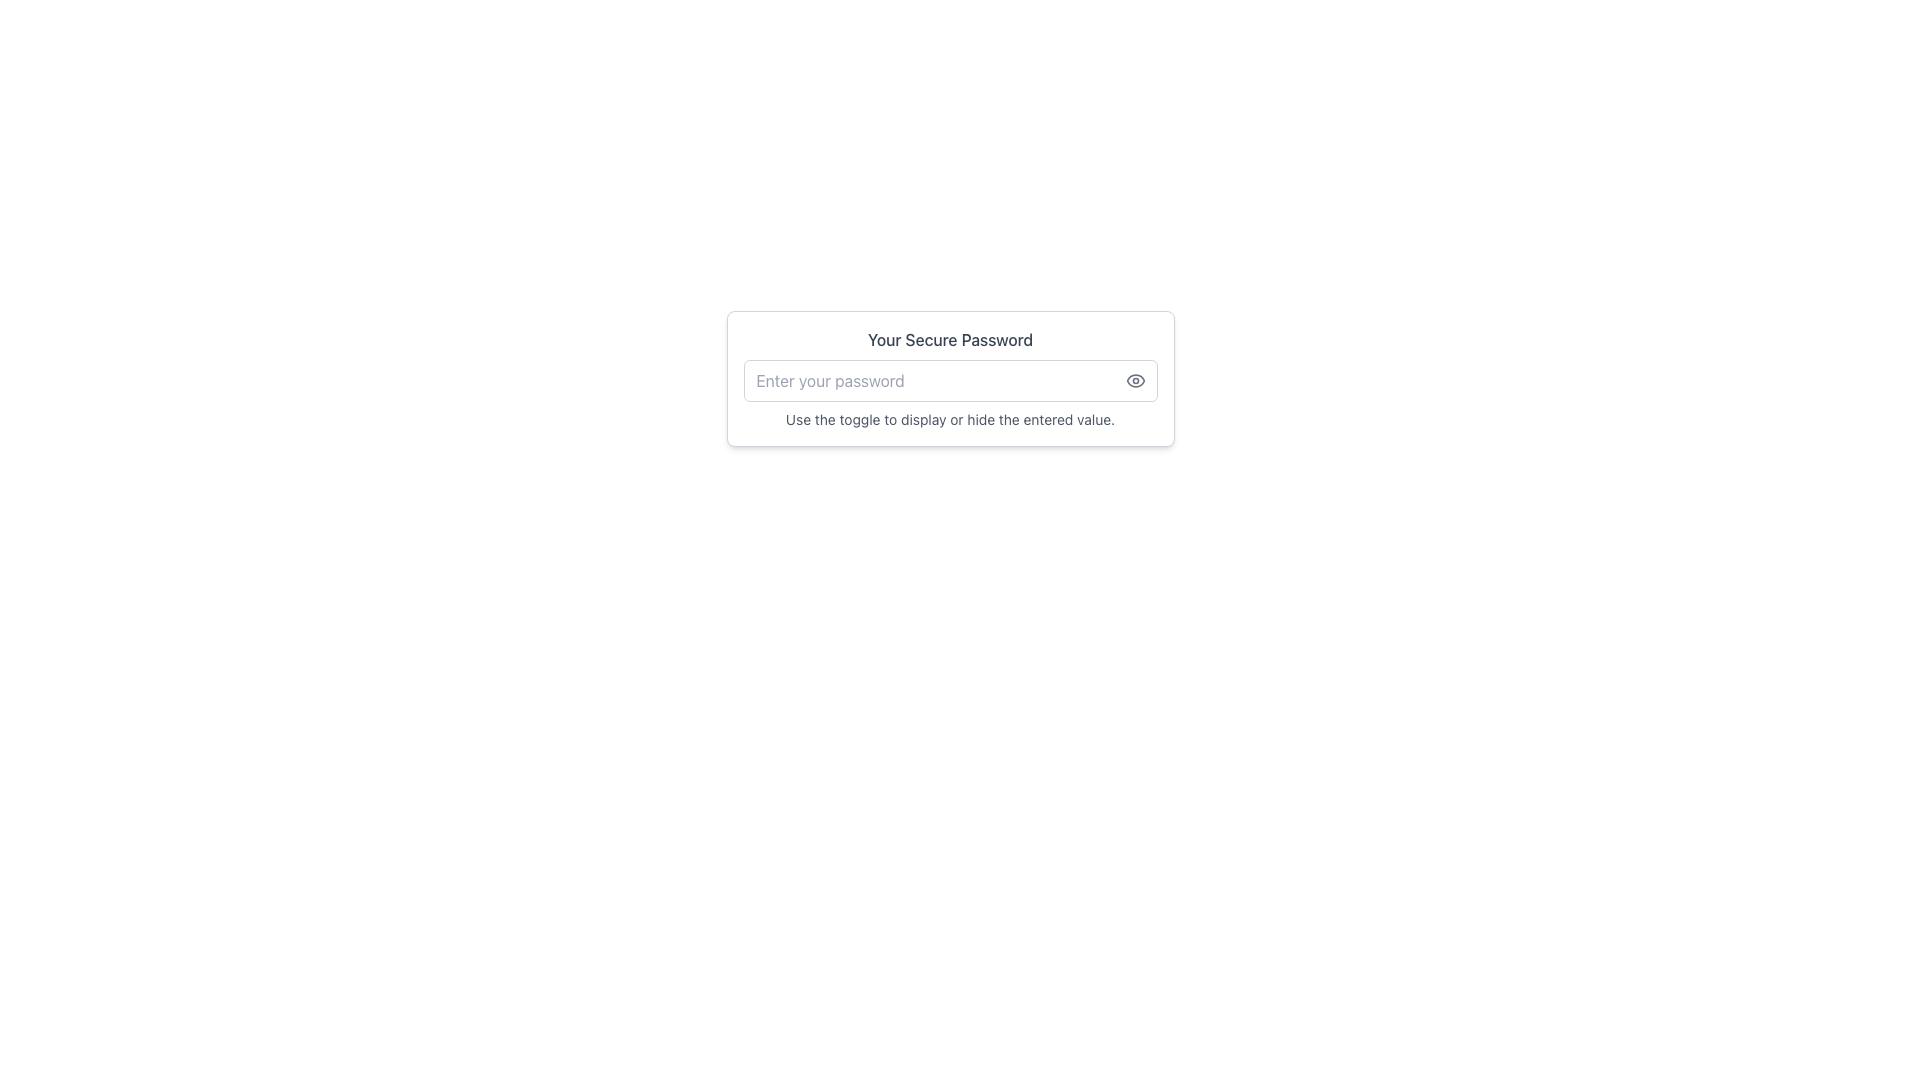  Describe the element at coordinates (1135, 381) in the screenshot. I see `the eye icon located at the right end of the password input field` at that location.